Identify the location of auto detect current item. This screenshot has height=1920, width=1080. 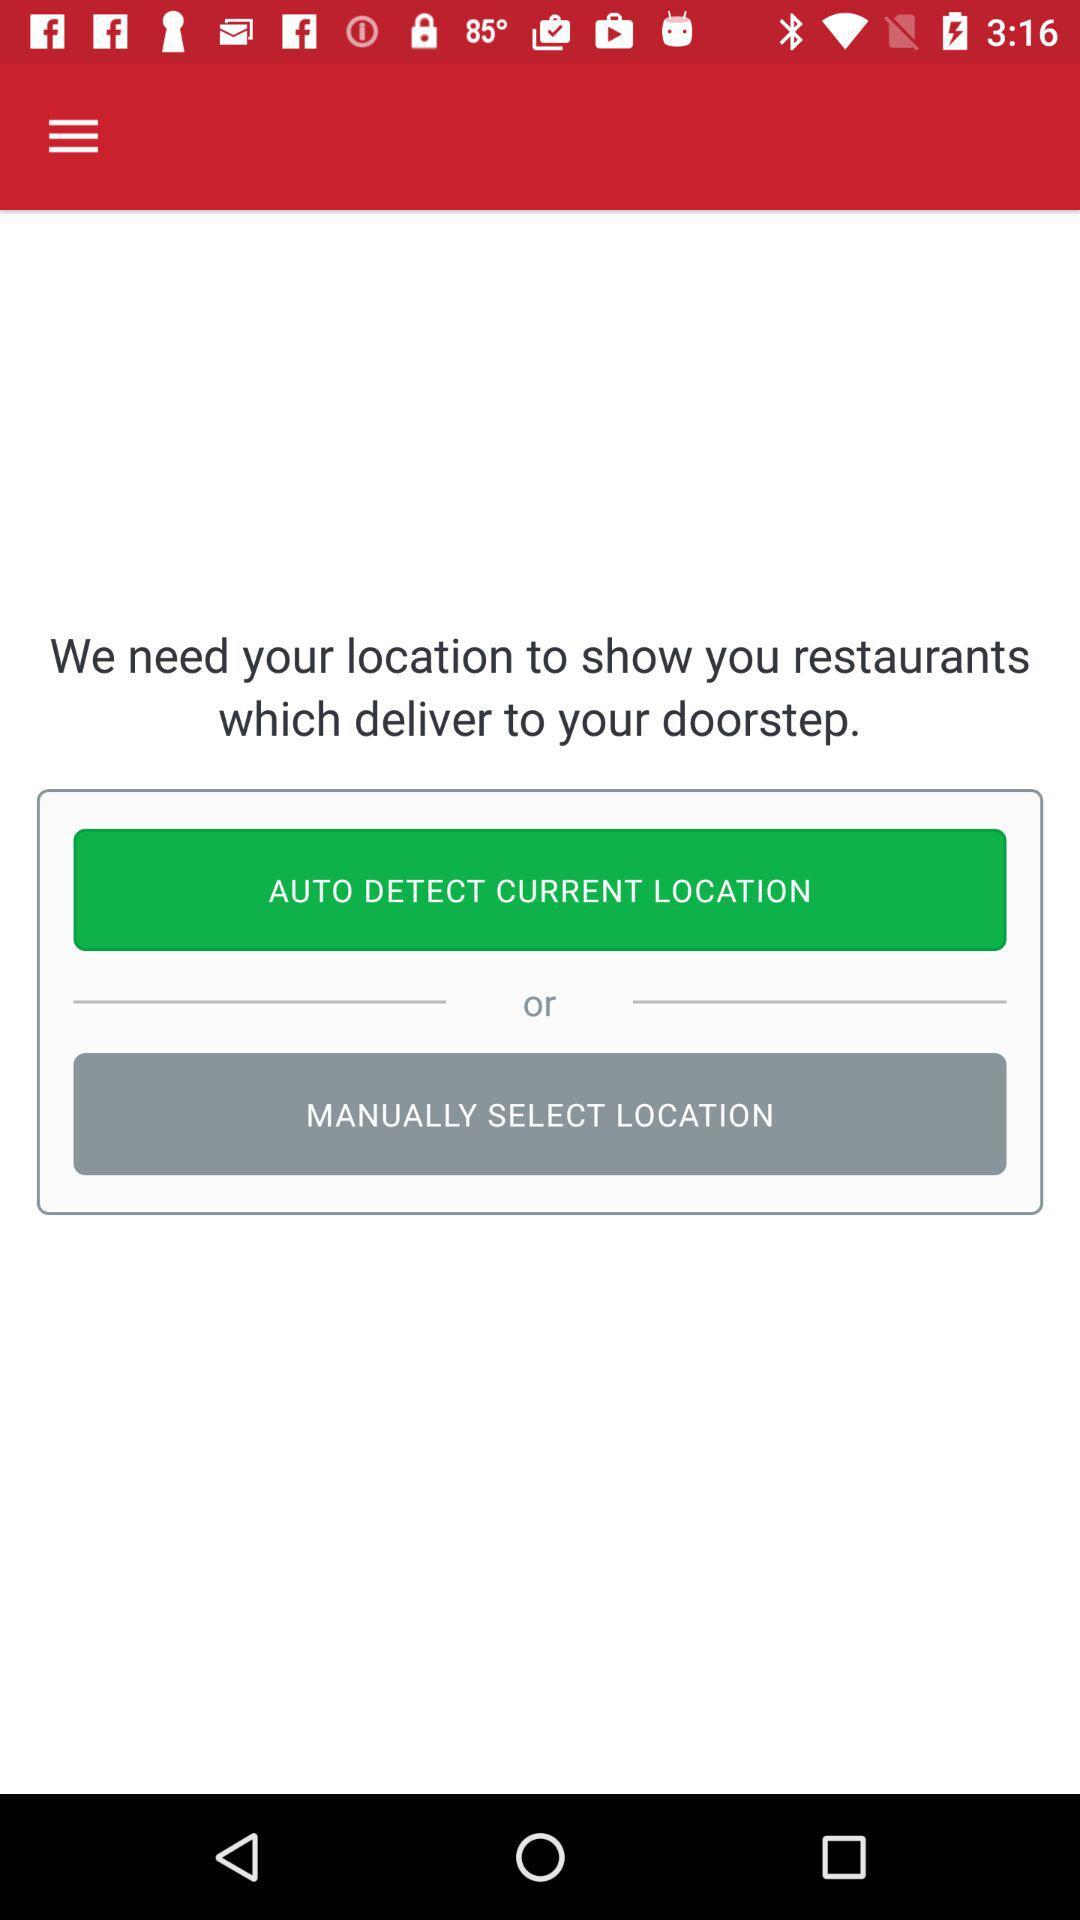
(540, 888).